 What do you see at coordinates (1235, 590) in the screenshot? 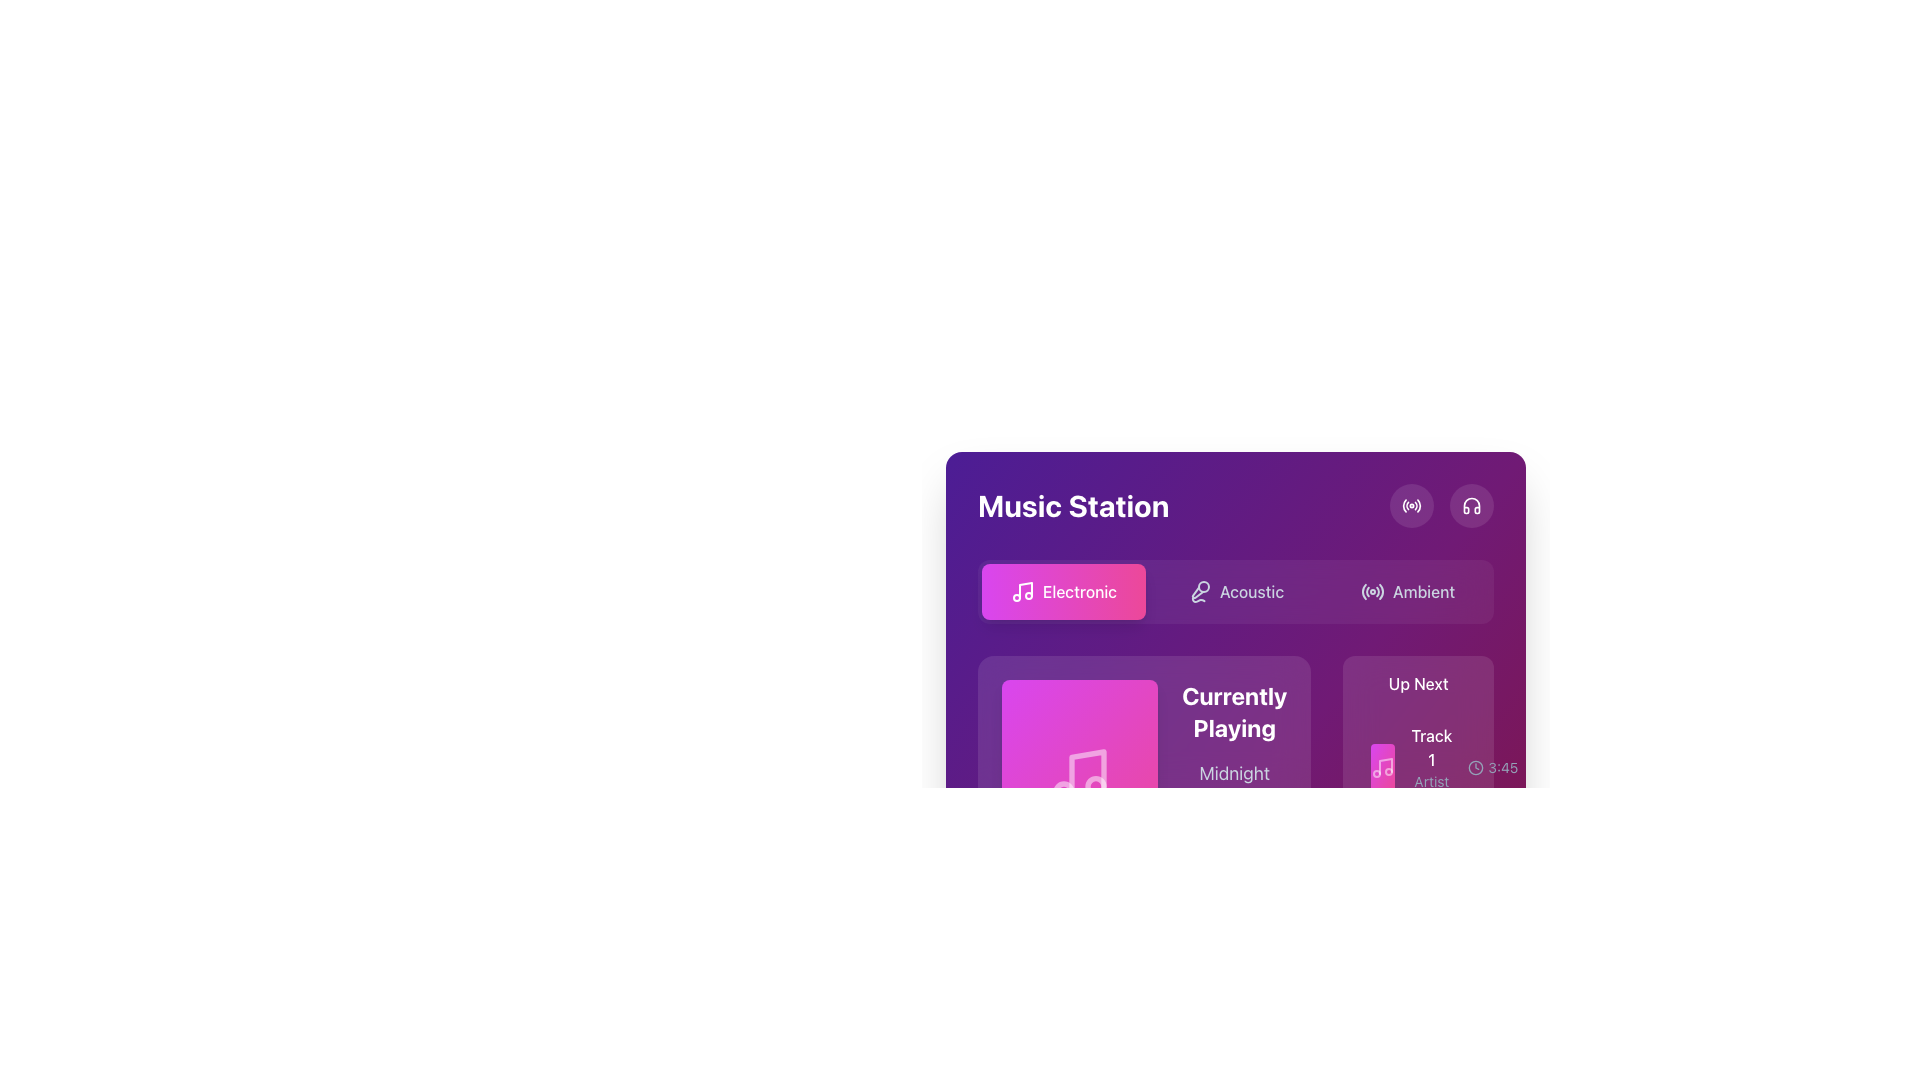
I see `the 'Acoustic' button from the group of selectable buttons for audio categories located below the heading 'Music Station'` at bounding box center [1235, 590].